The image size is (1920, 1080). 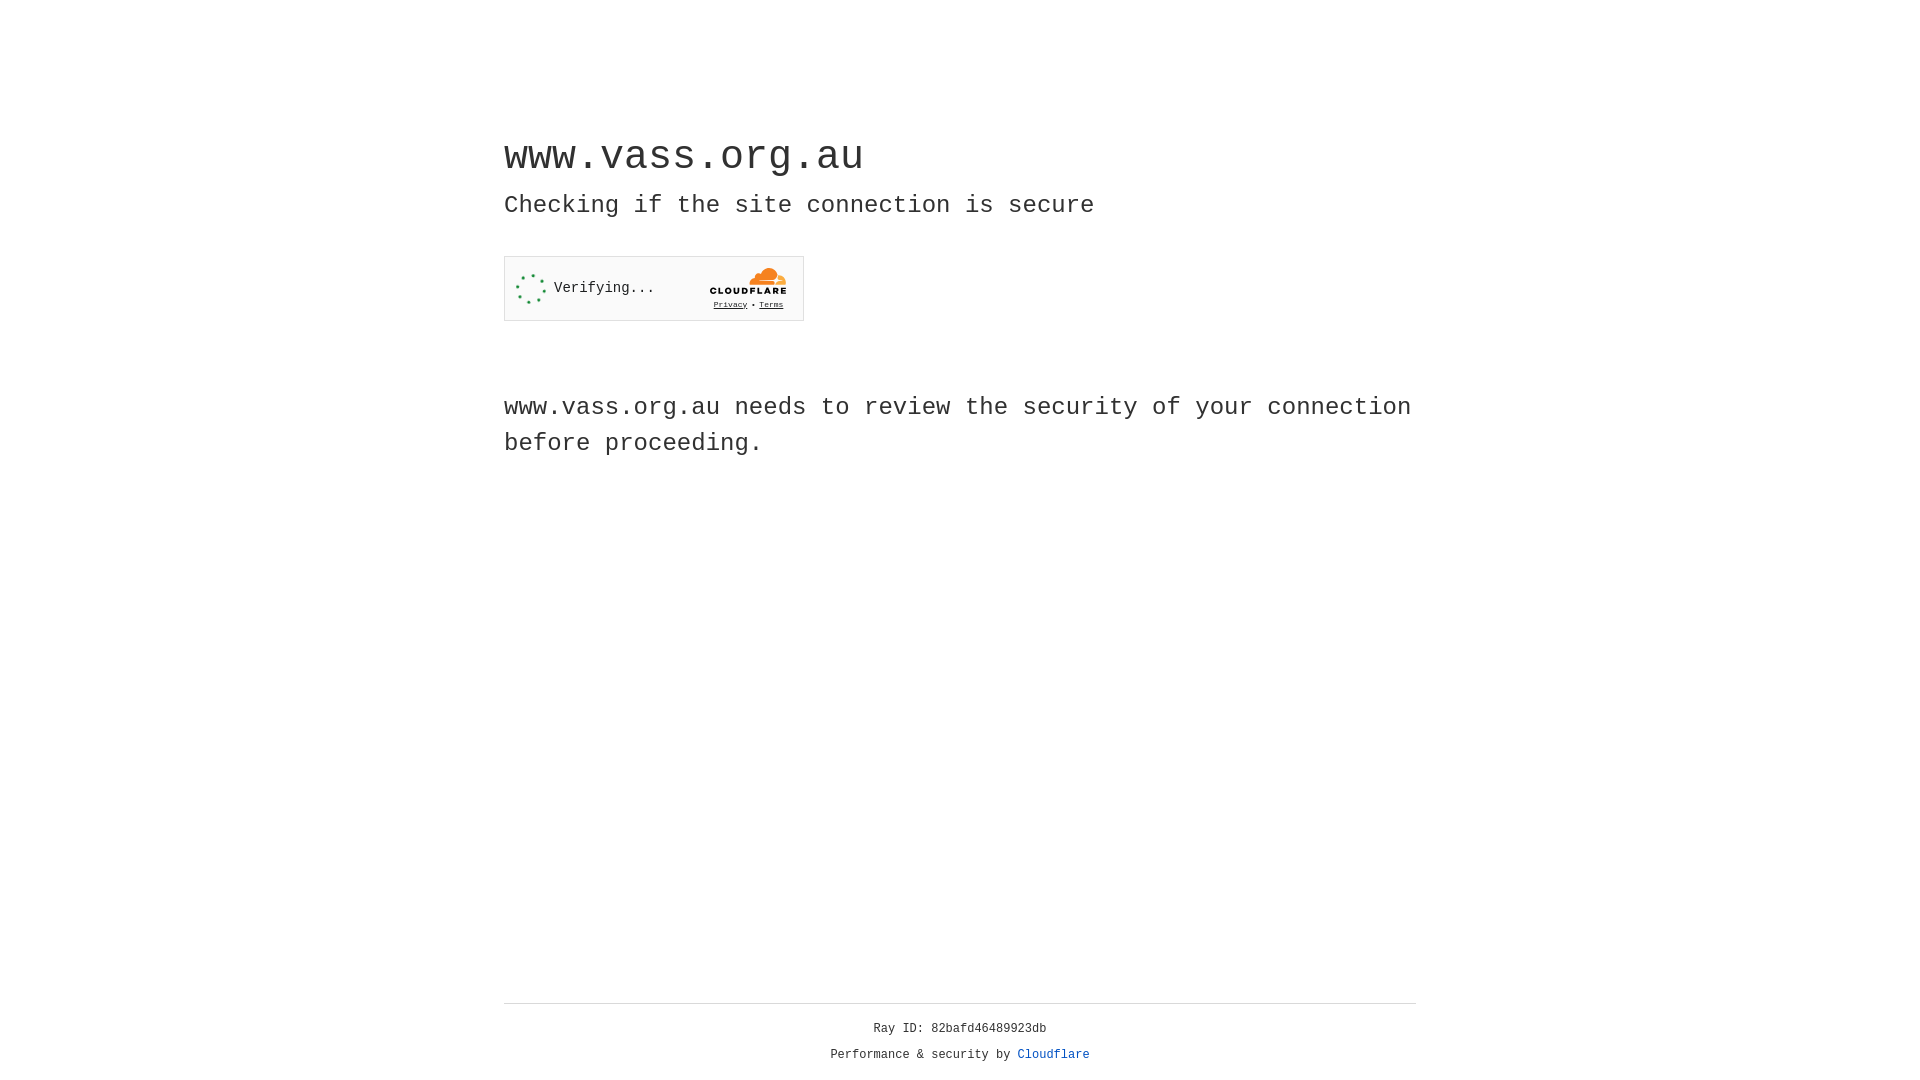 I want to click on 'Cloudflare', so click(x=1017, y=1054).